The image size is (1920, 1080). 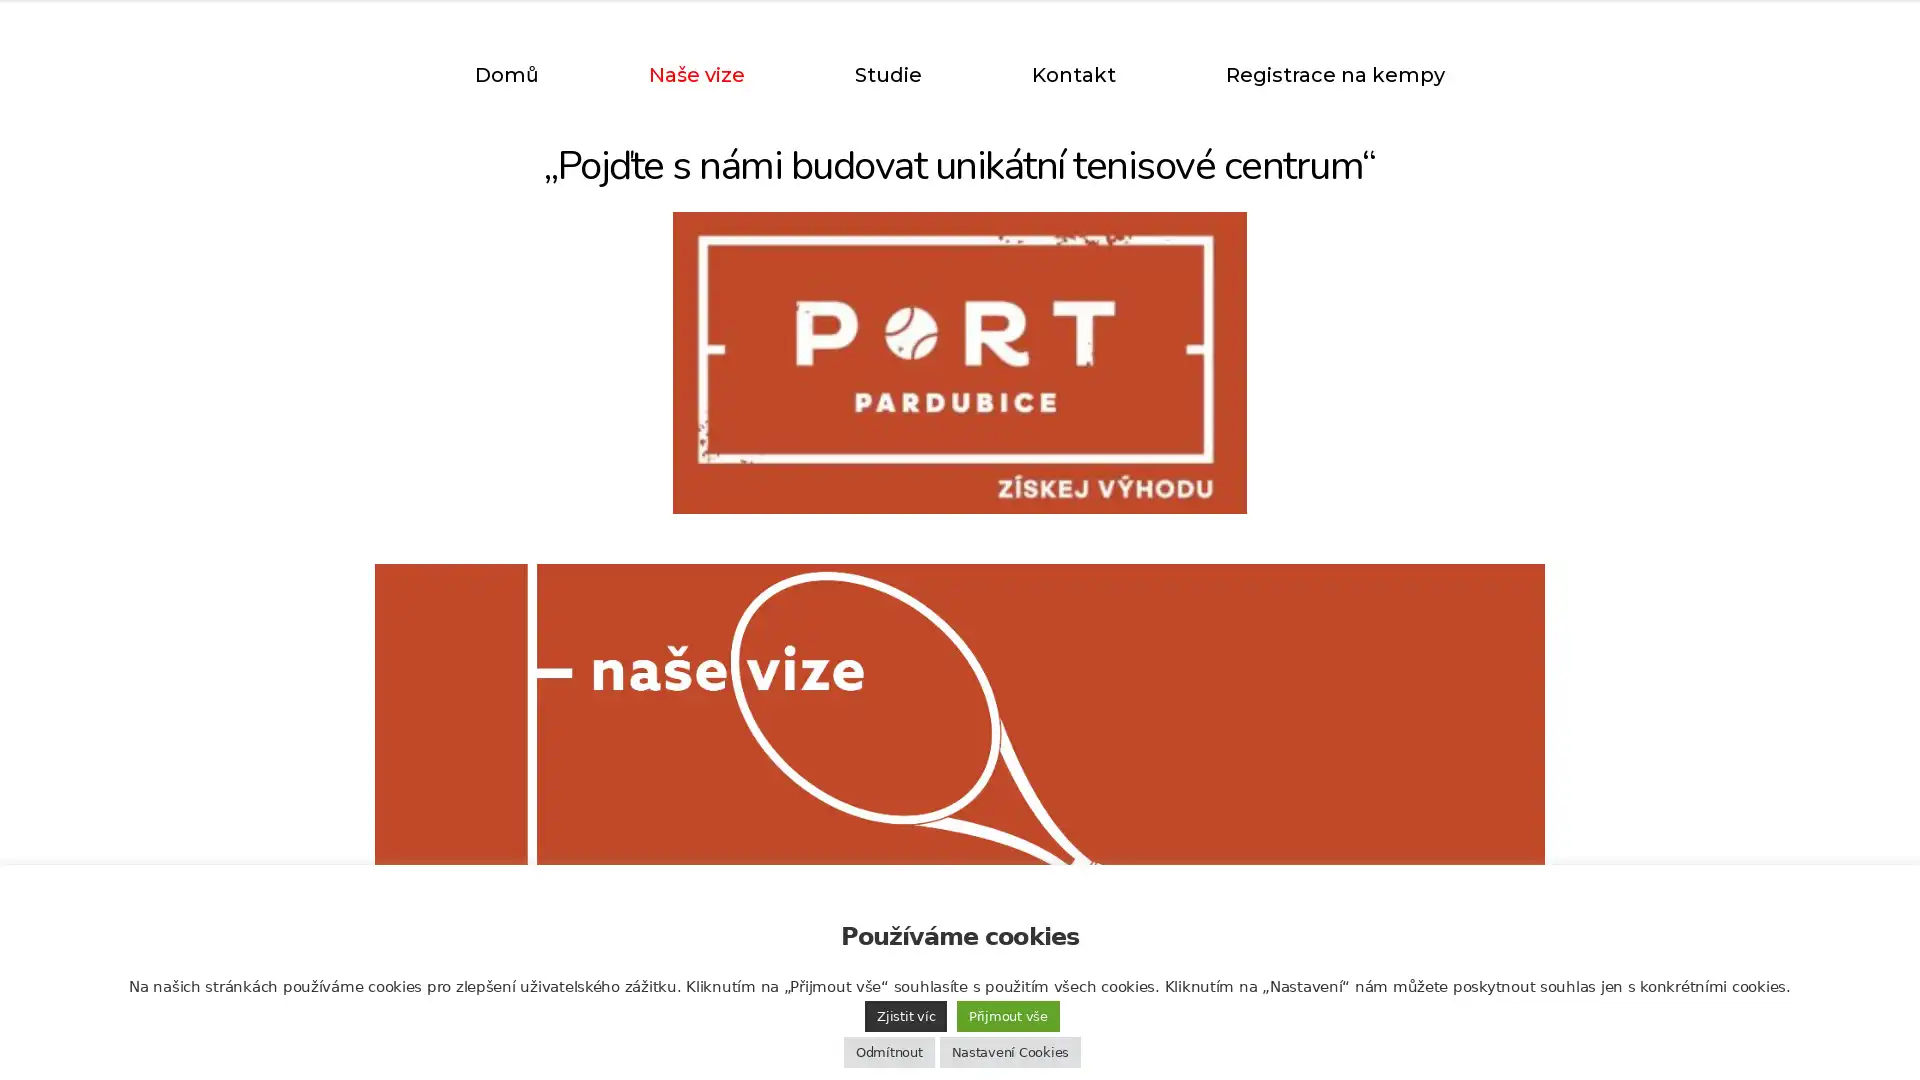 I want to click on Prijmout vse, so click(x=1008, y=1016).